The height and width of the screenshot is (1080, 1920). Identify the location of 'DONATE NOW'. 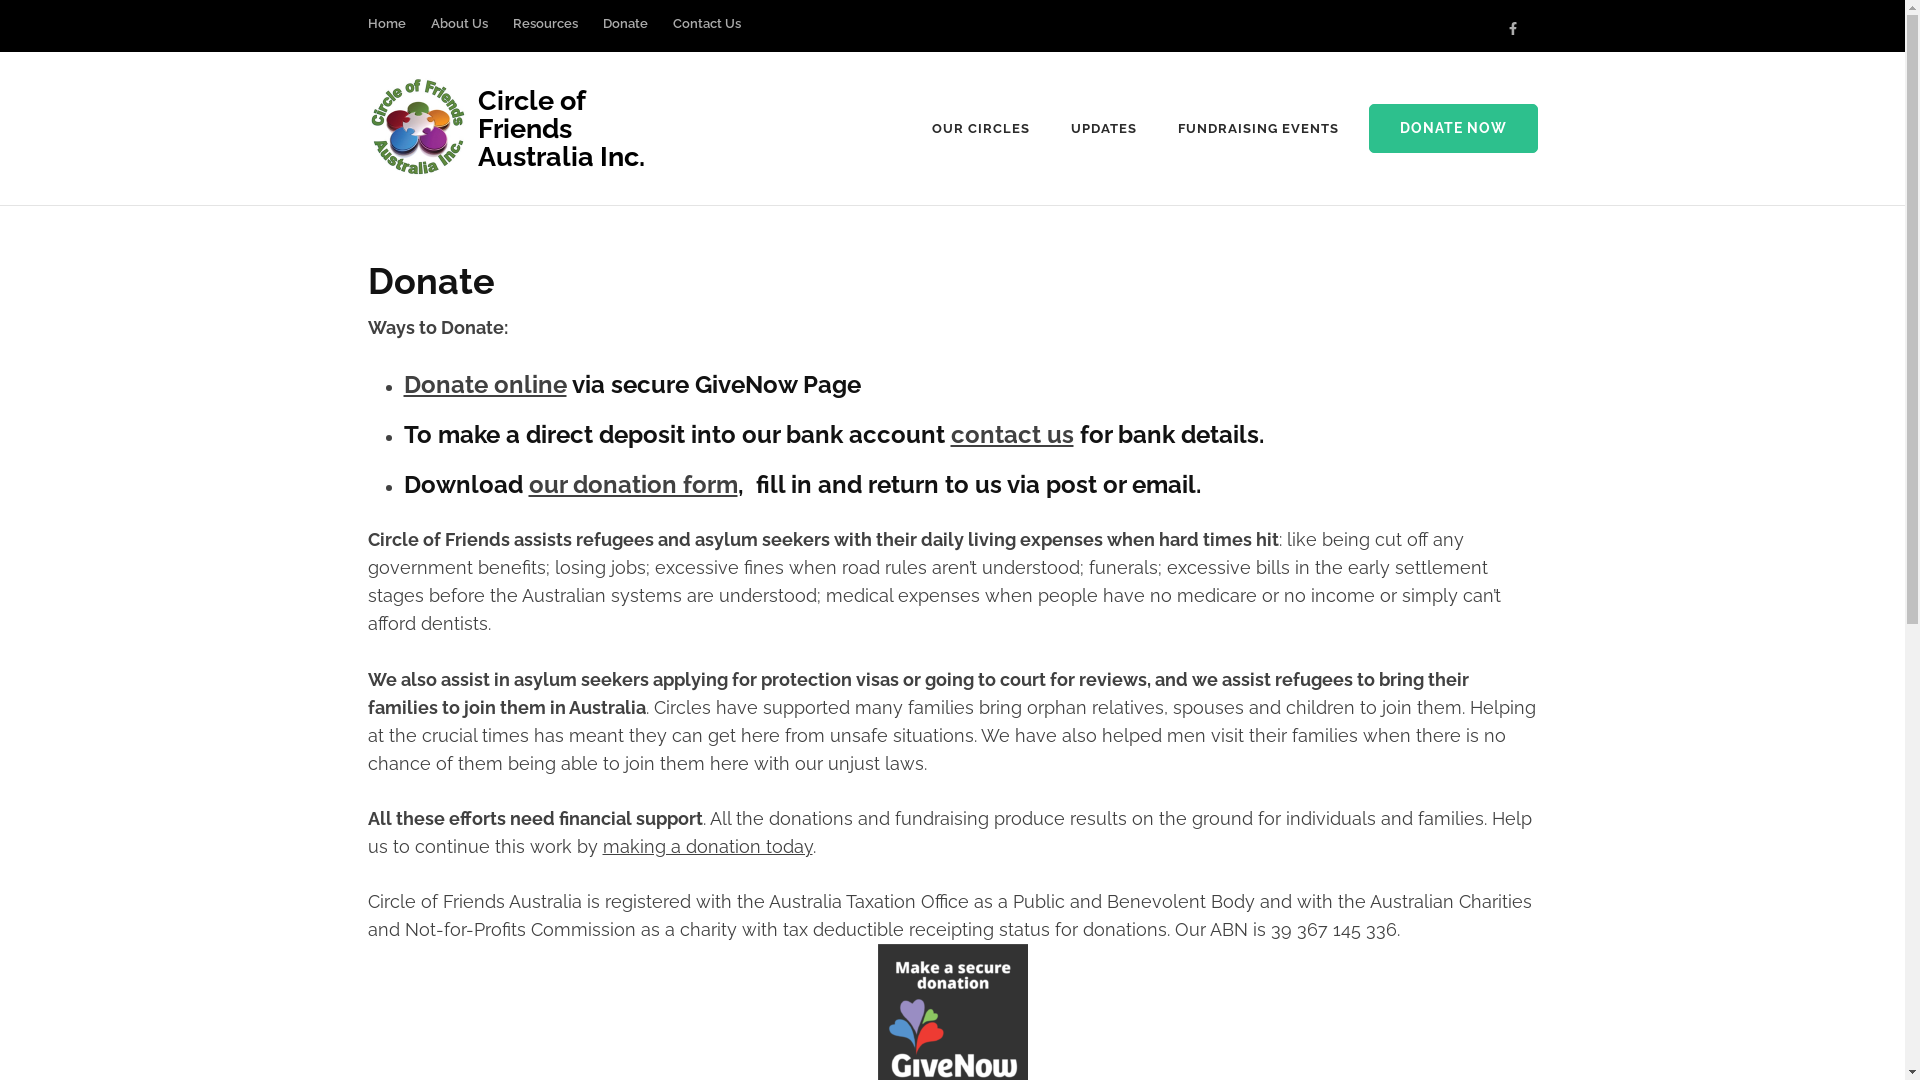
(1367, 128).